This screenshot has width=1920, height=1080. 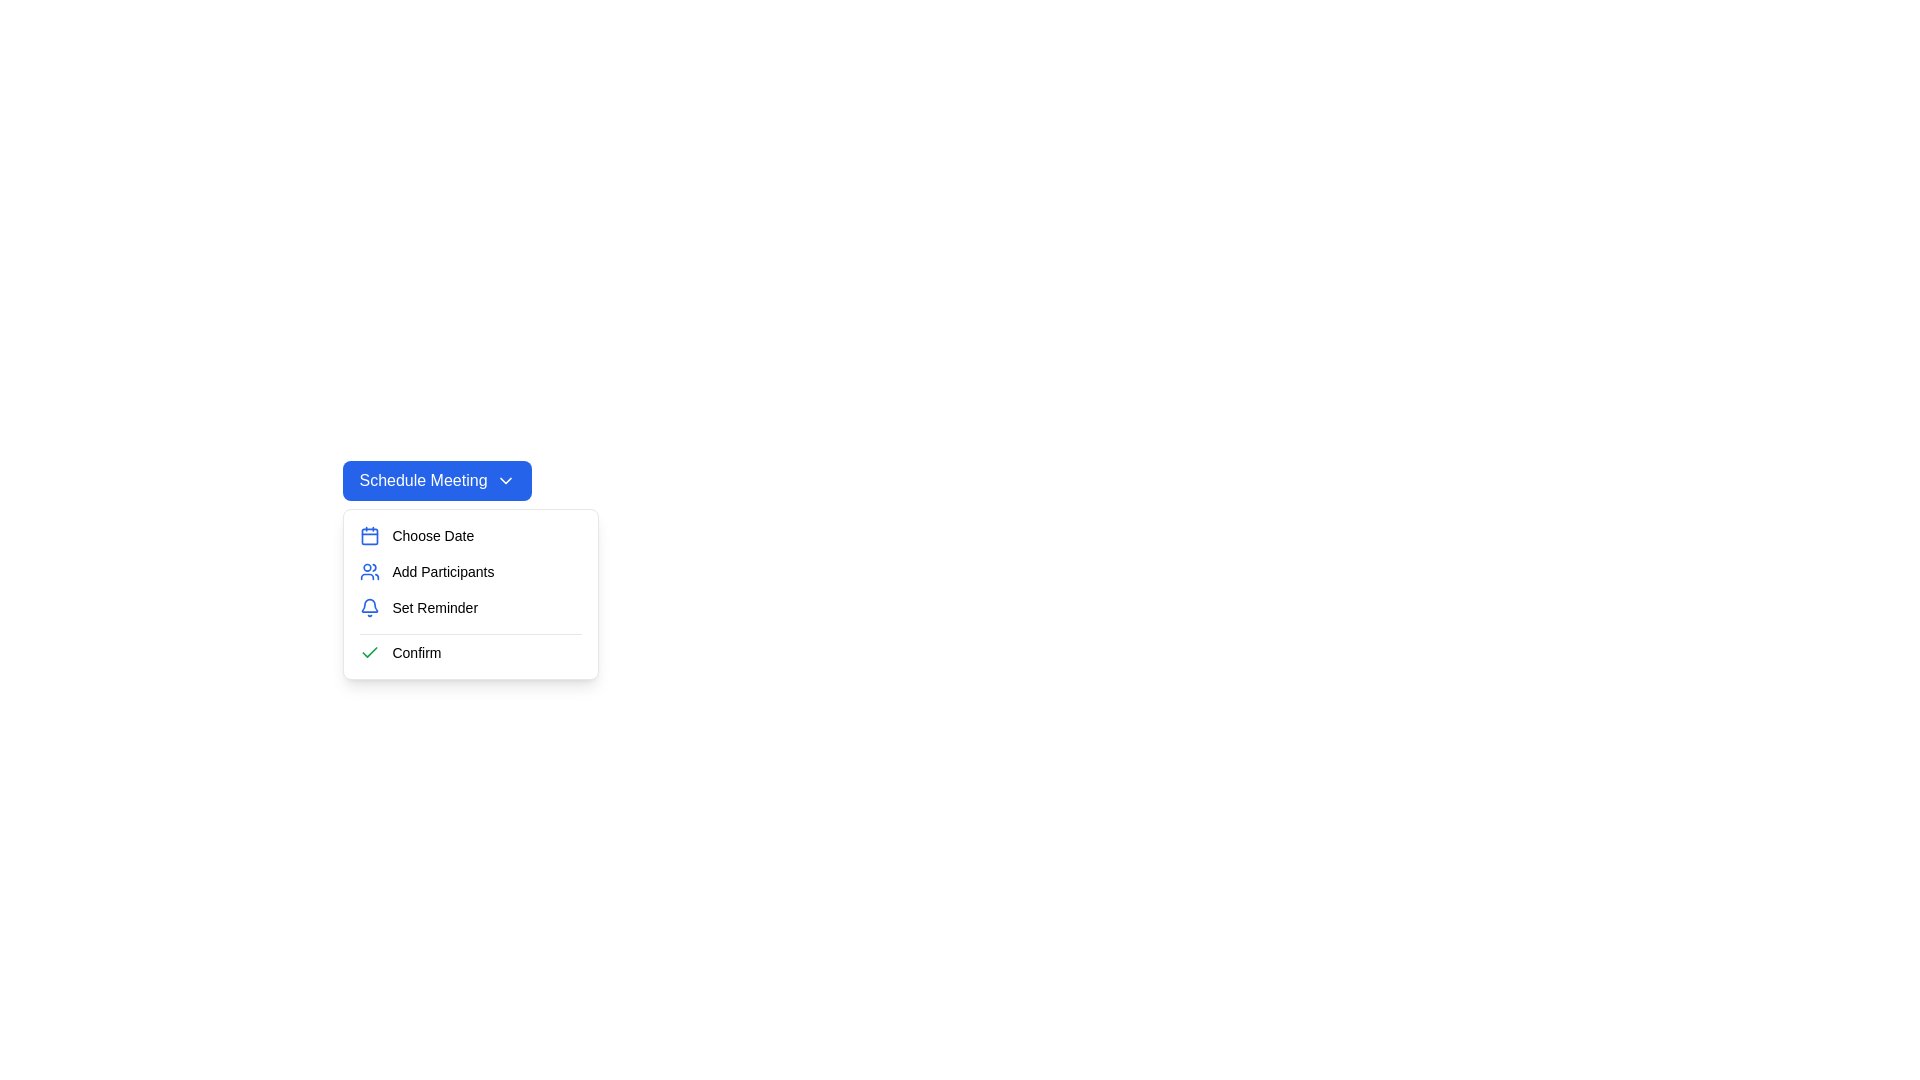 I want to click on the confirmation button in the dropdown menu, so click(x=470, y=652).